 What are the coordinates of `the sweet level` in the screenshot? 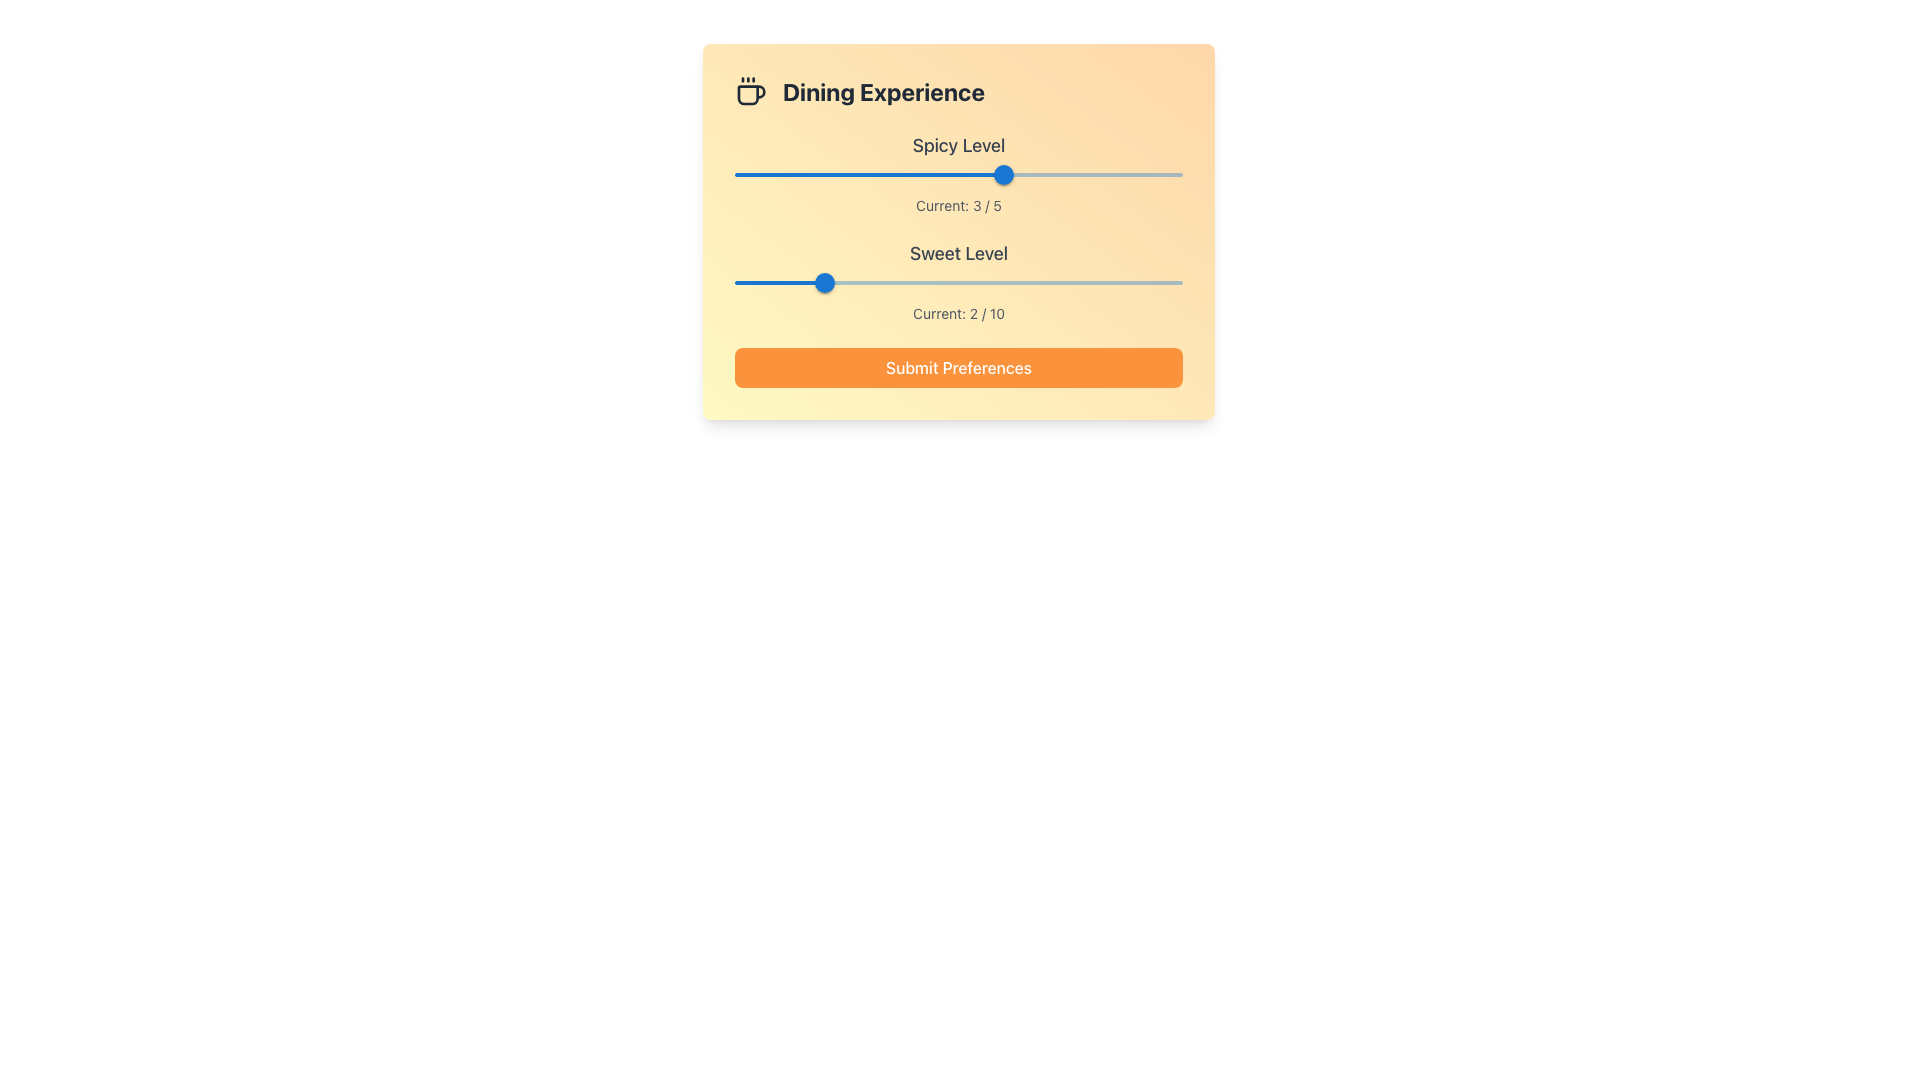 It's located at (883, 282).